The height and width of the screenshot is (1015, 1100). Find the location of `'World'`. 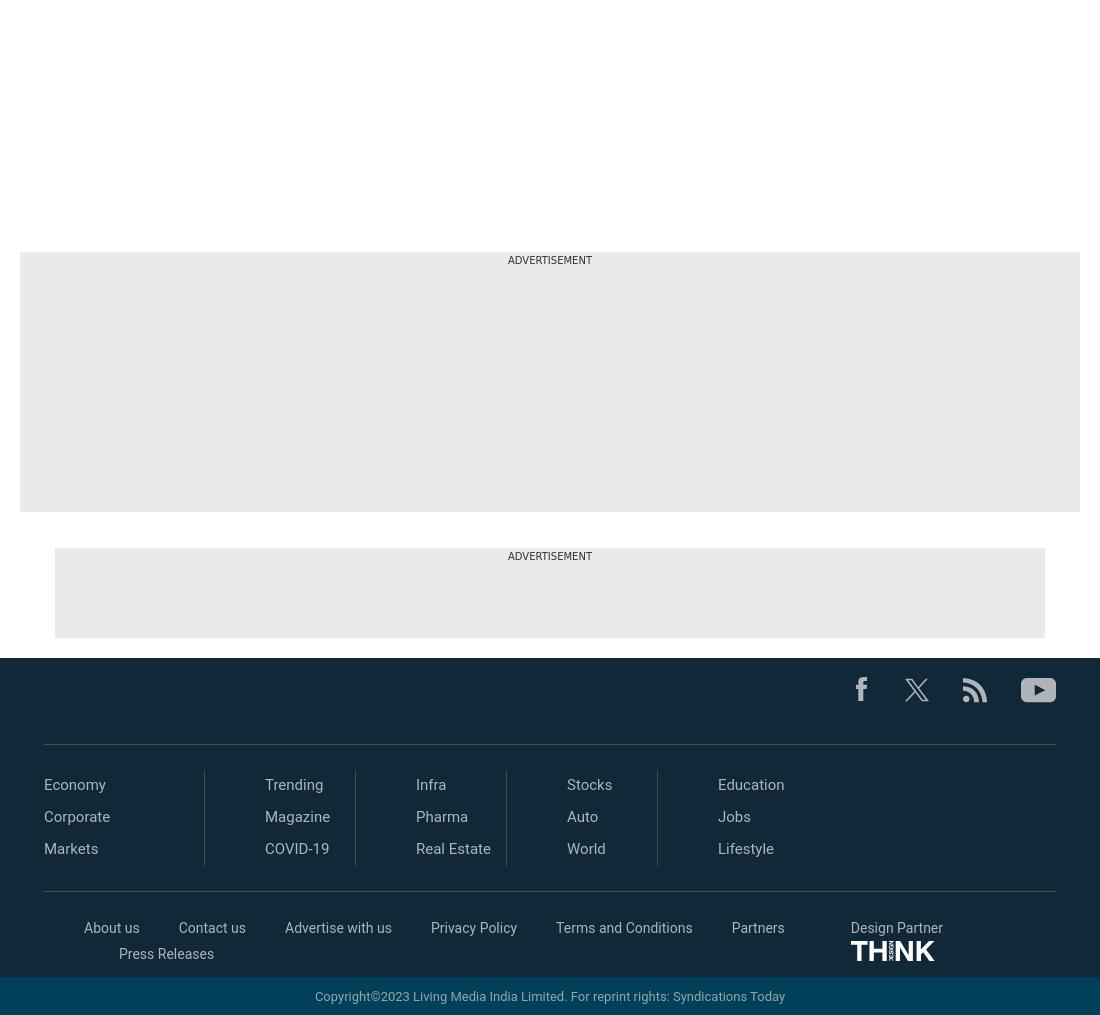

'World' is located at coordinates (584, 848).